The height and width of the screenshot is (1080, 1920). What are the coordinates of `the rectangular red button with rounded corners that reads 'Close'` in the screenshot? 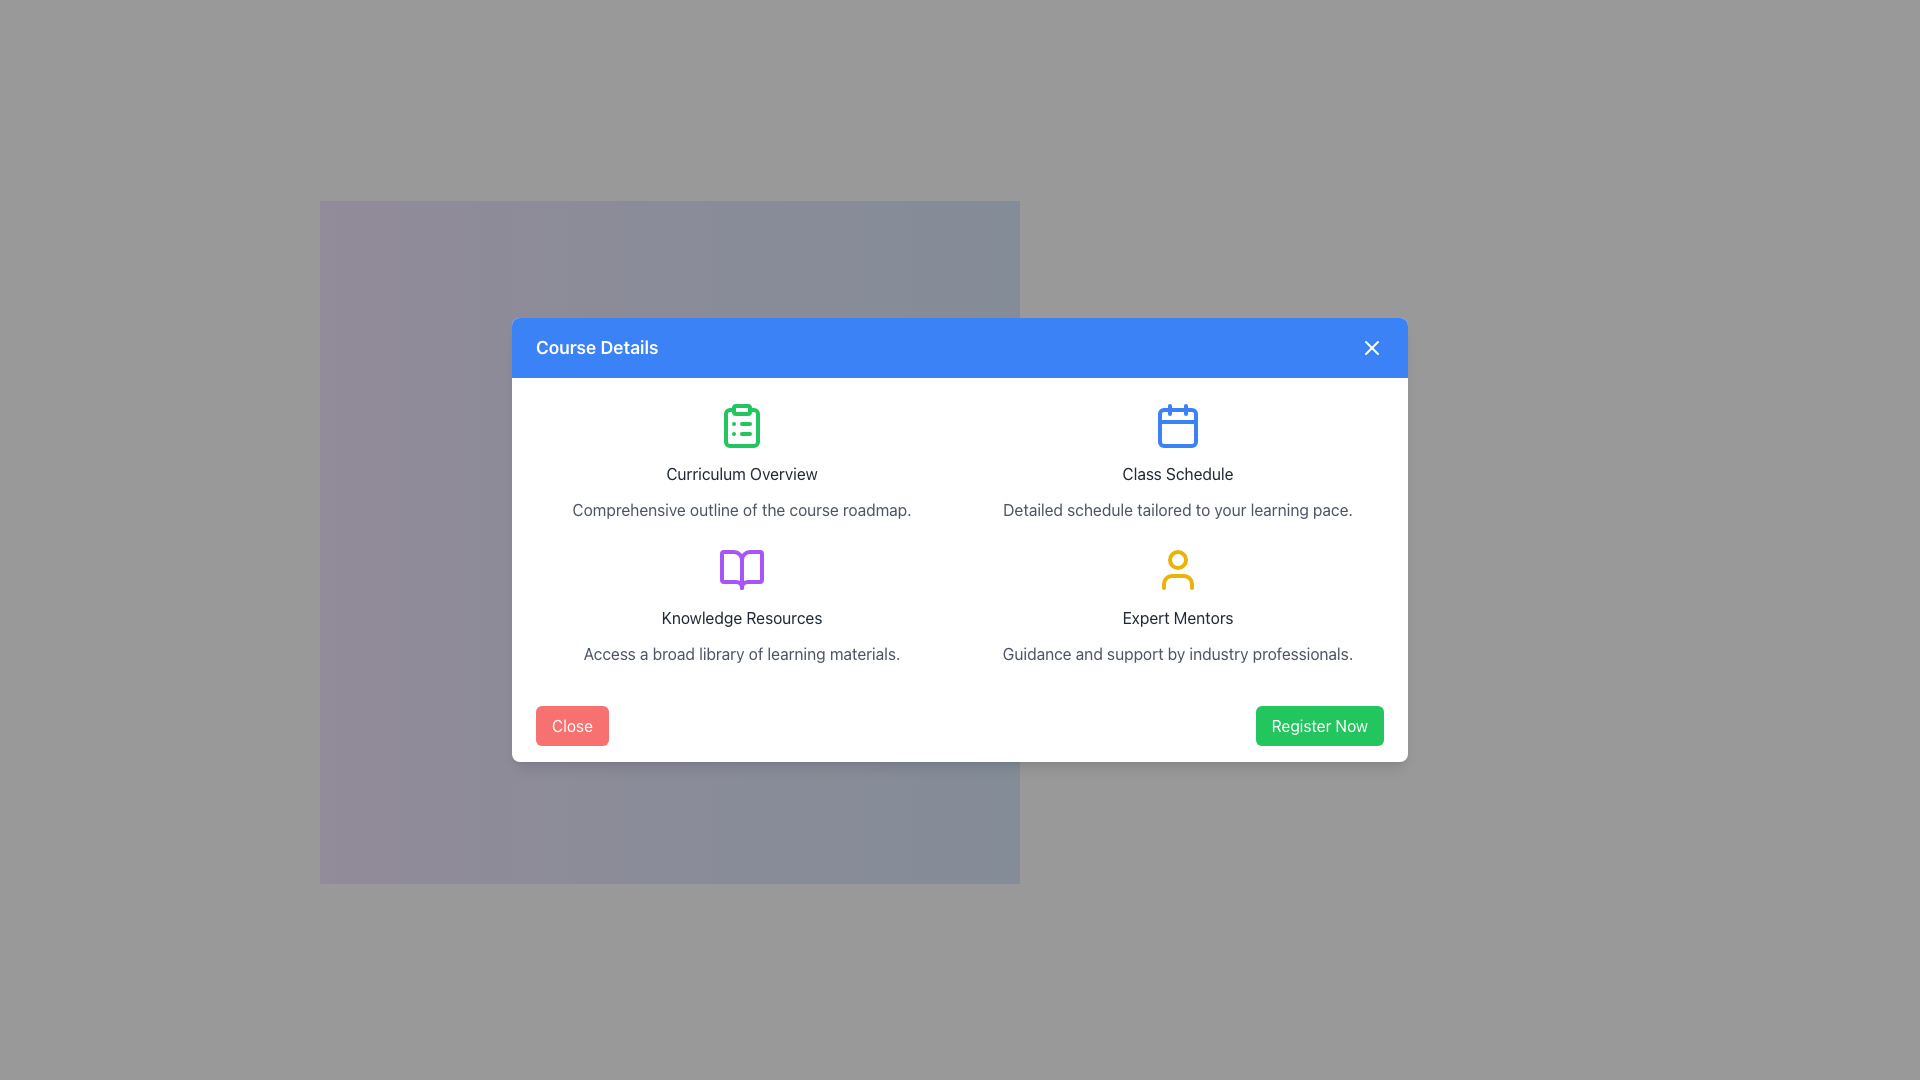 It's located at (571, 725).